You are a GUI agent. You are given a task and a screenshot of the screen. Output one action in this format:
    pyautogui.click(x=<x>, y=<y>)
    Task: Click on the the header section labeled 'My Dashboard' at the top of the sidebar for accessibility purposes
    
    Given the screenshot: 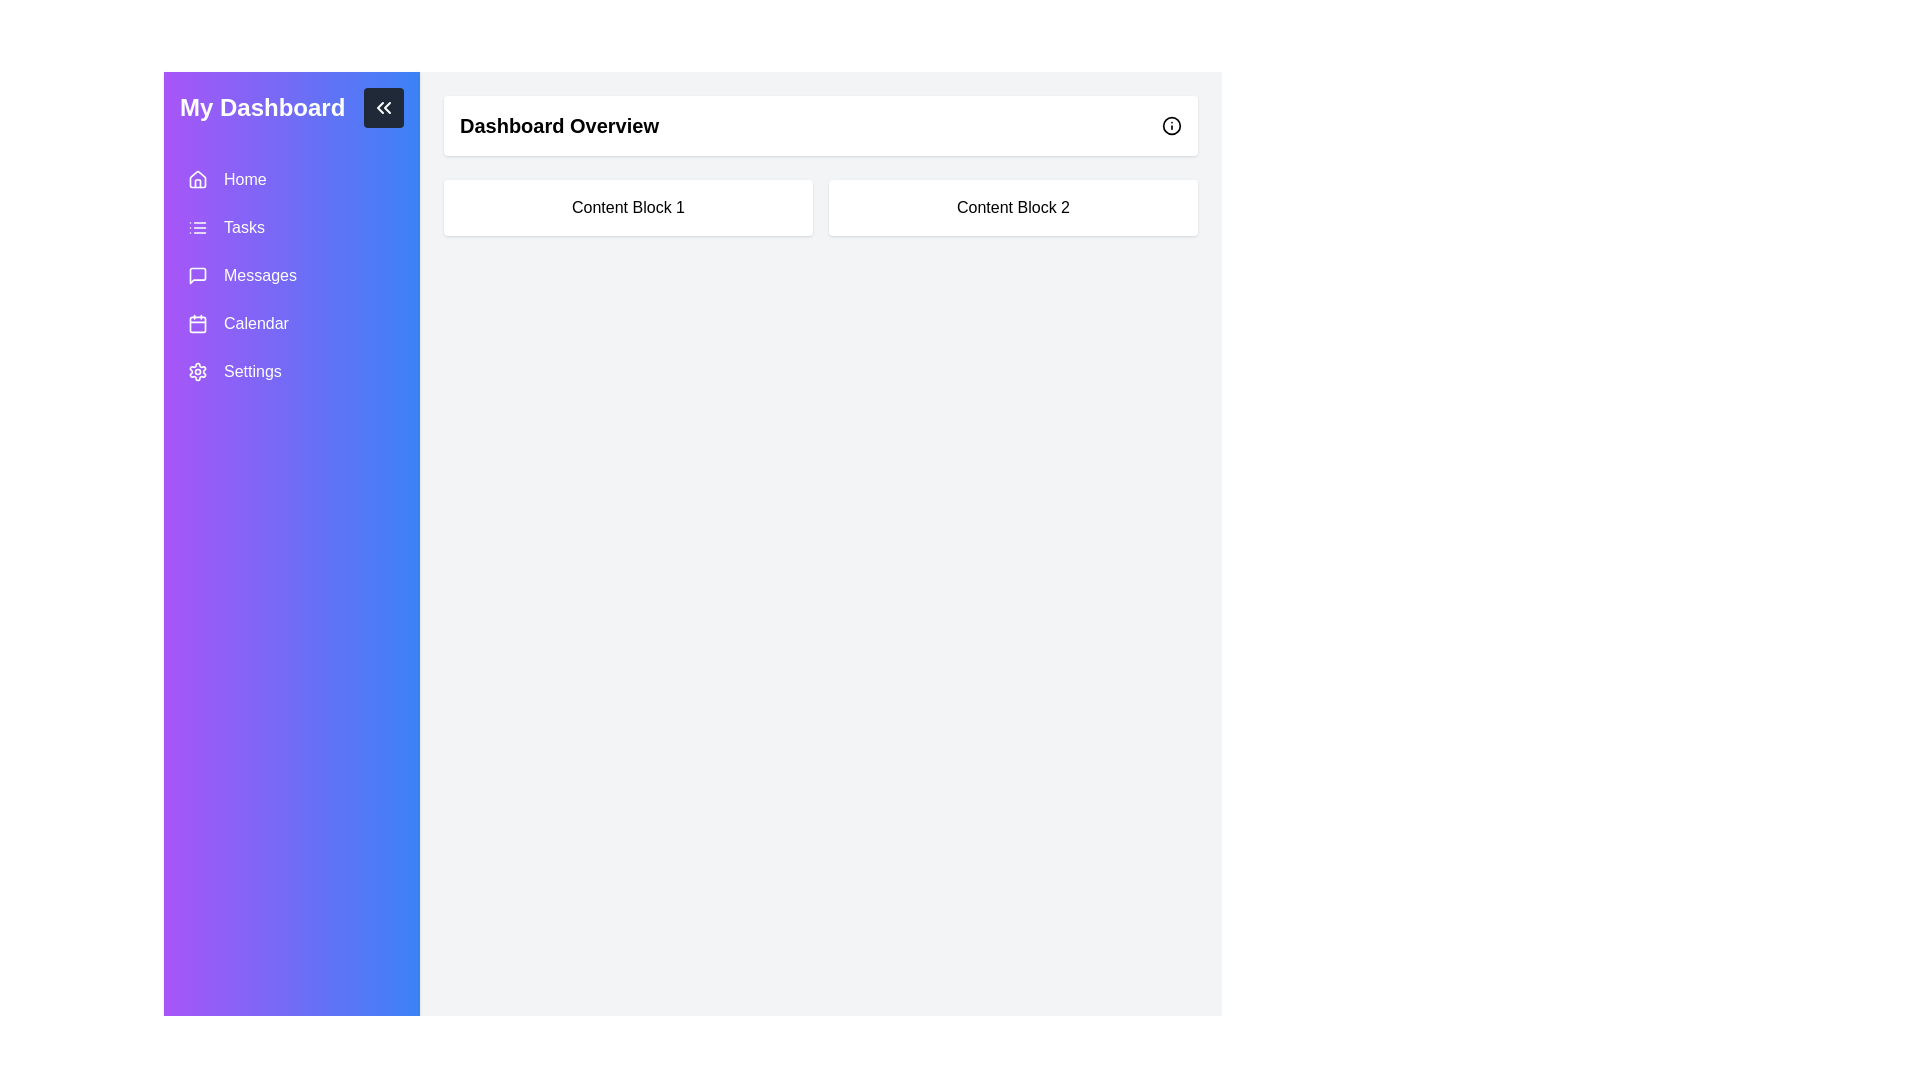 What is the action you would take?
    pyautogui.click(x=291, y=108)
    